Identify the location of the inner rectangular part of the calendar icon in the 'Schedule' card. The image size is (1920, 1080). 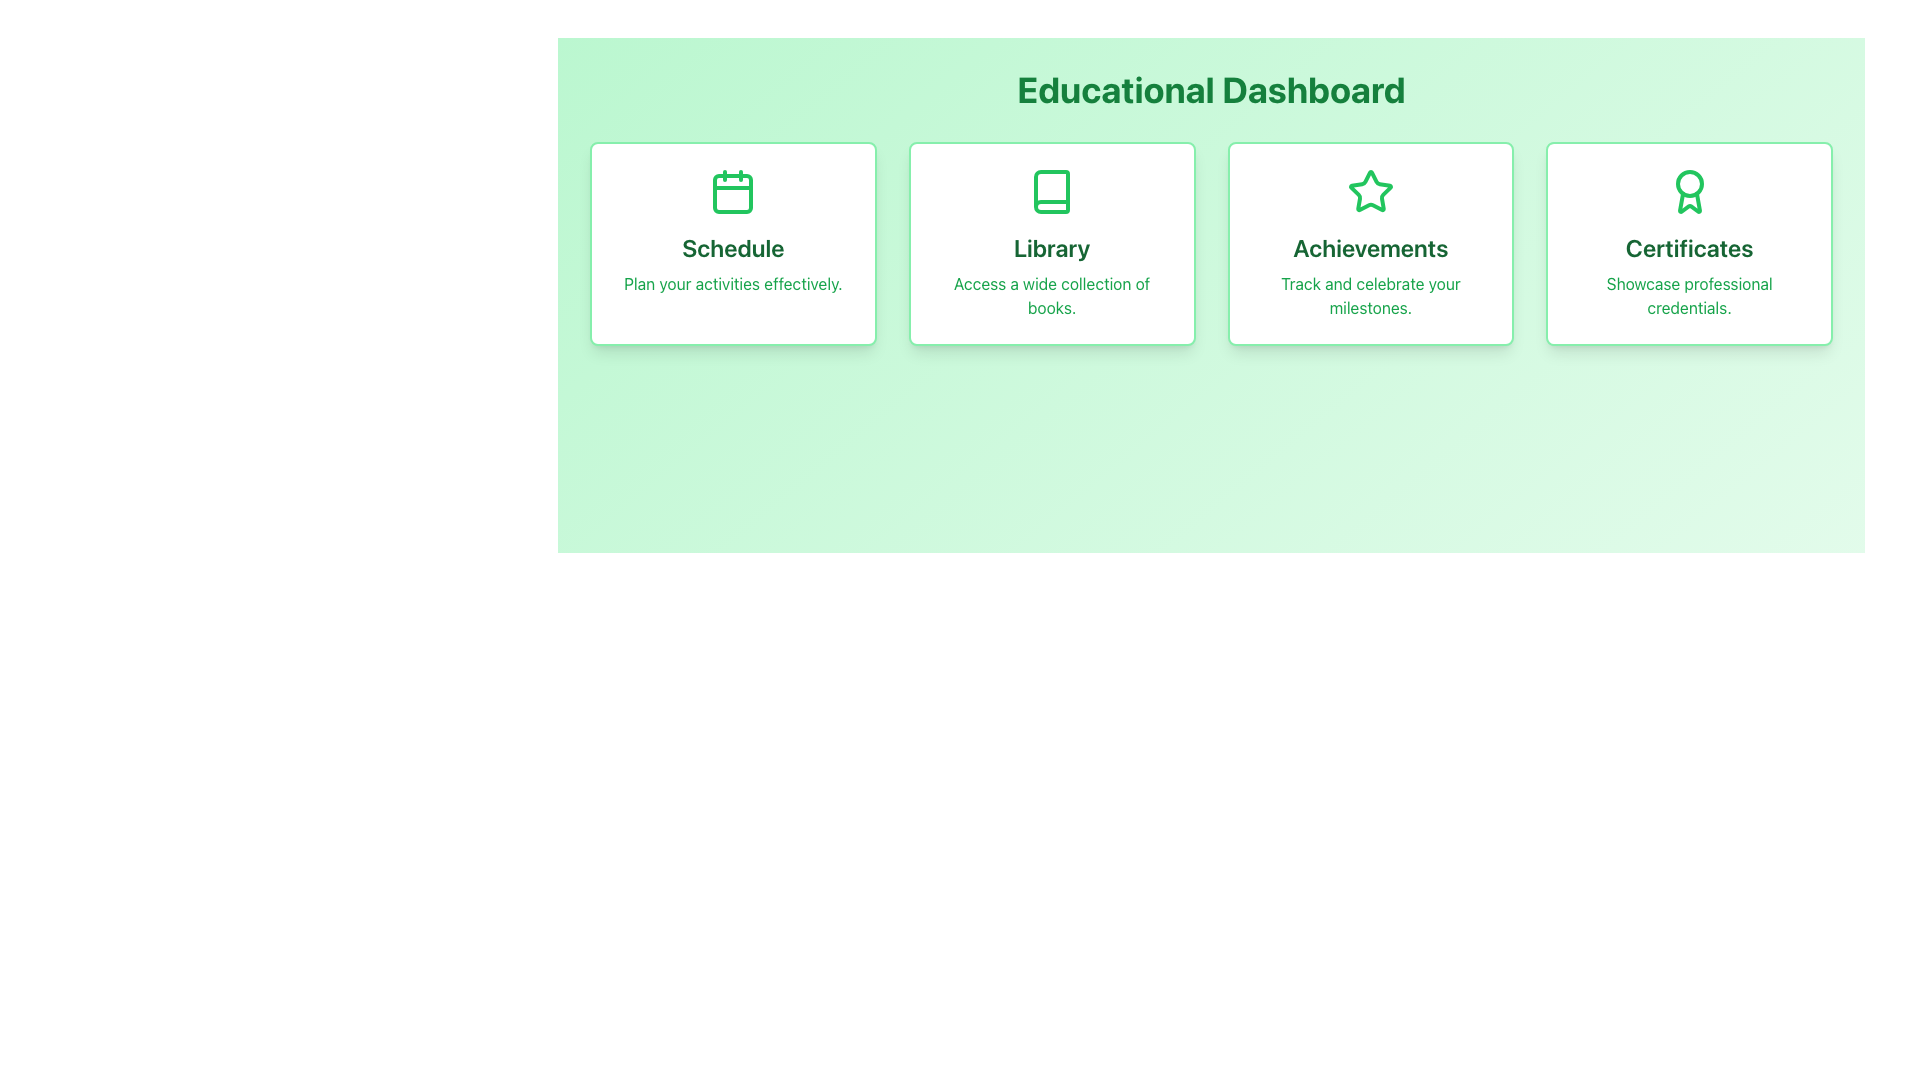
(732, 193).